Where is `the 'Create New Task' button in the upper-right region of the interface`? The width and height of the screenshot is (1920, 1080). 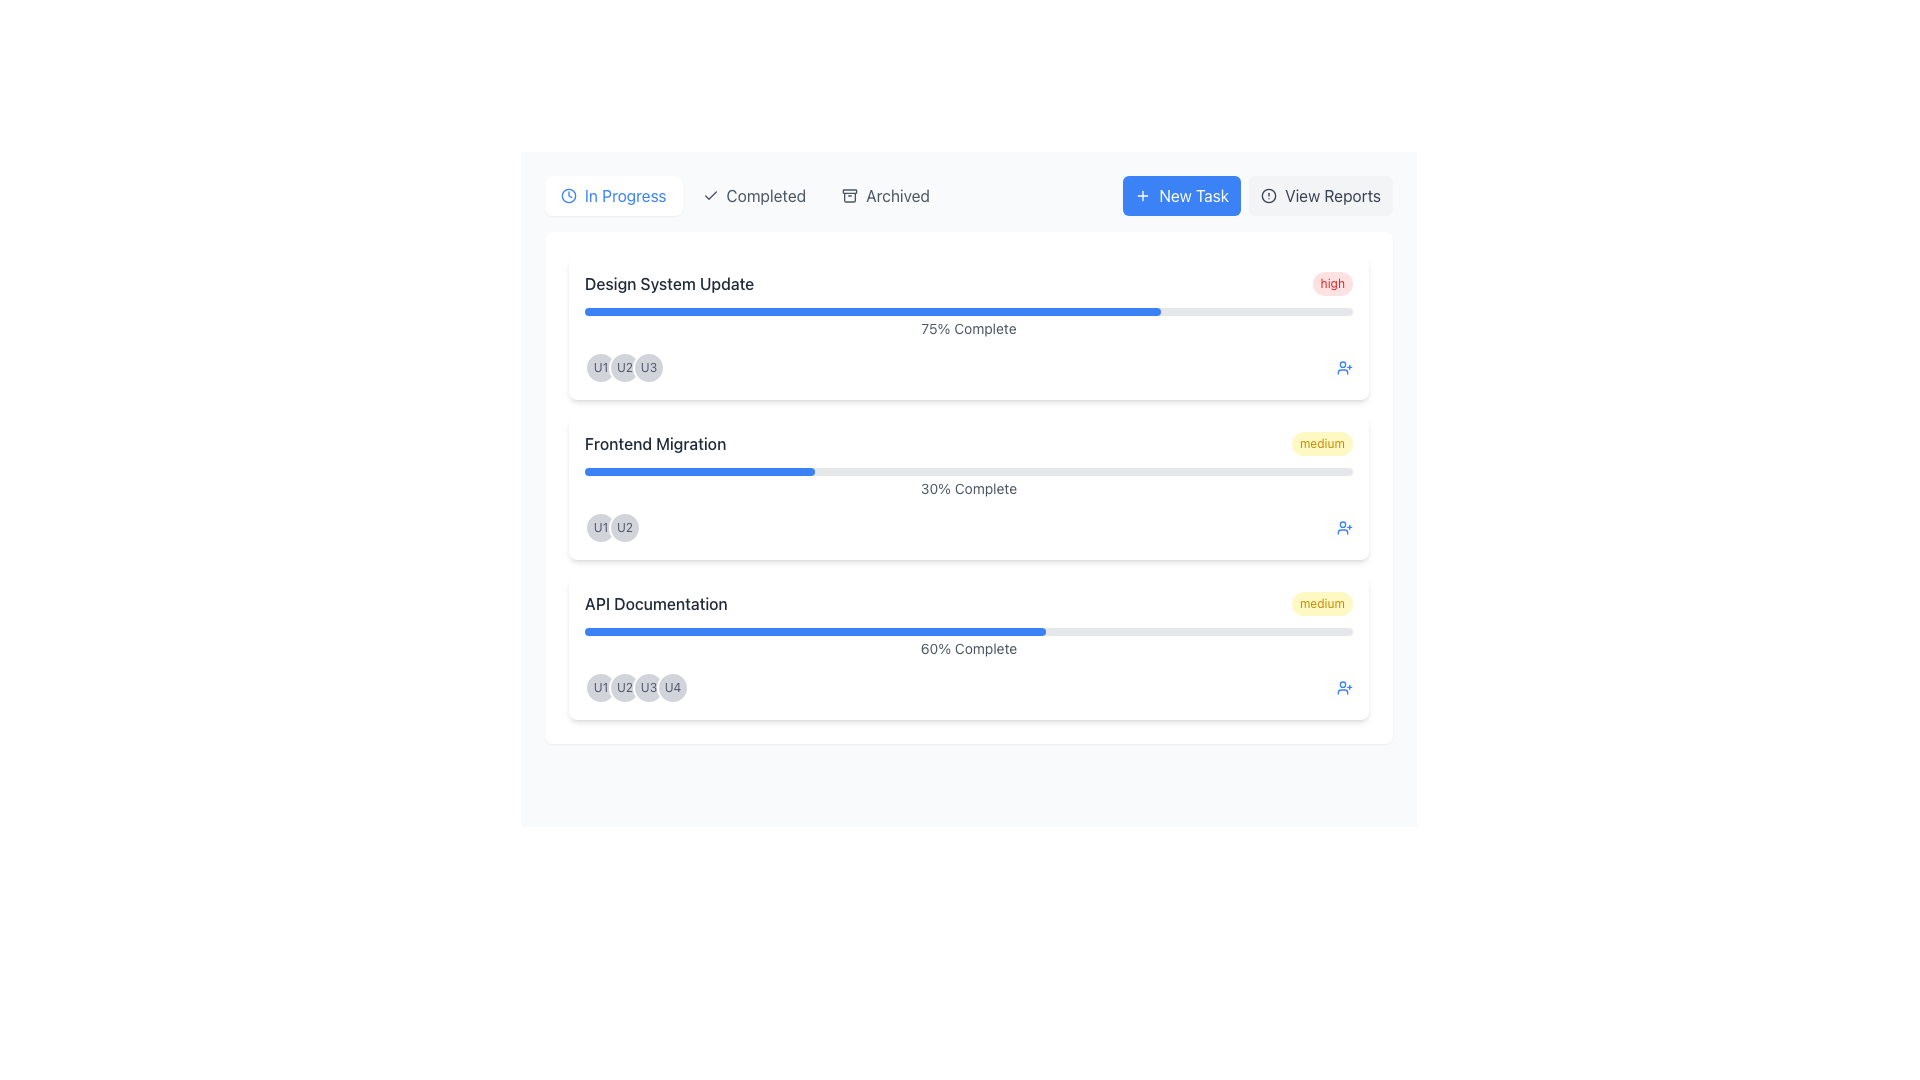
the 'Create New Task' button in the upper-right region of the interface is located at coordinates (1182, 196).